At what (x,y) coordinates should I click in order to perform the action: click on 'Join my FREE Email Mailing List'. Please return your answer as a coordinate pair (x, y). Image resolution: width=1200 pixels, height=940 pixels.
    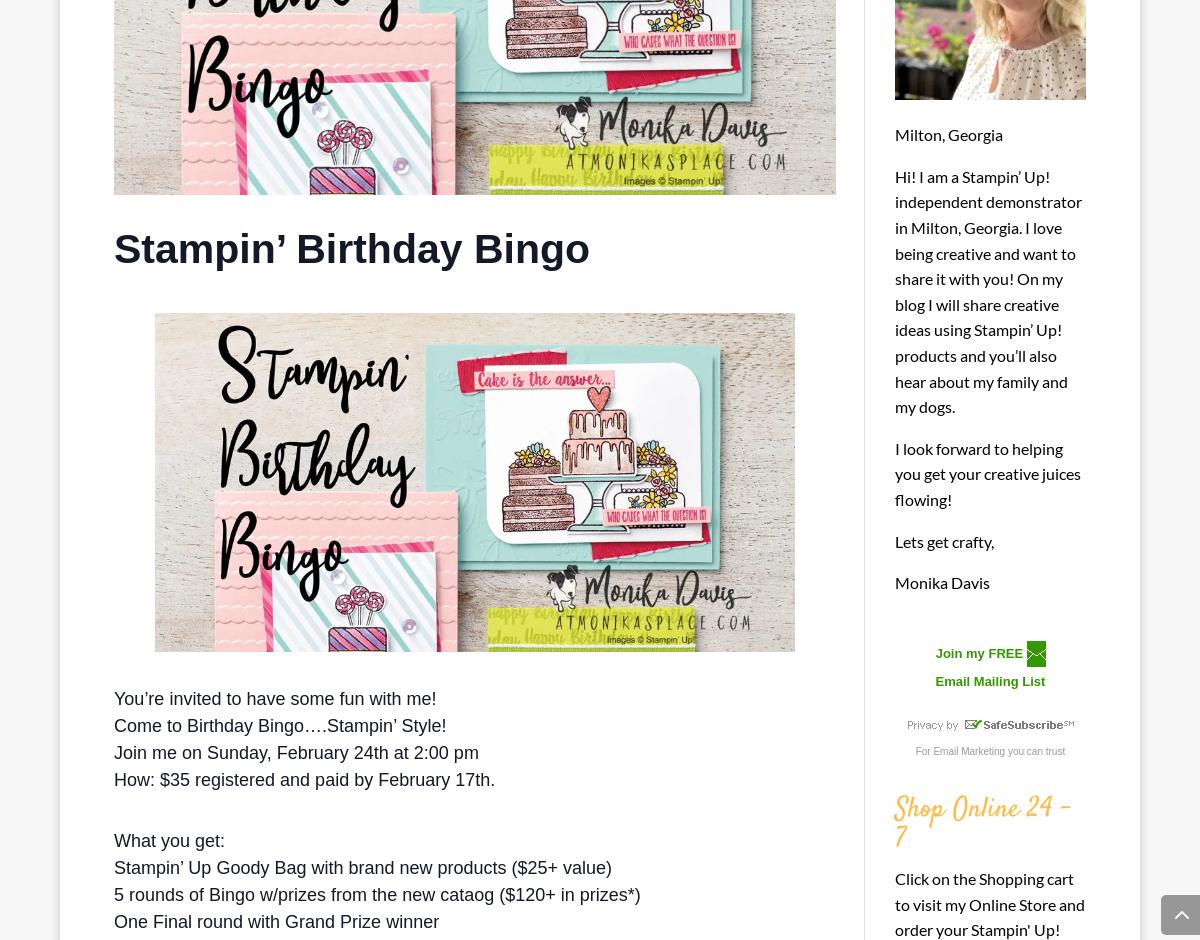
    Looking at the image, I should click on (990, 666).